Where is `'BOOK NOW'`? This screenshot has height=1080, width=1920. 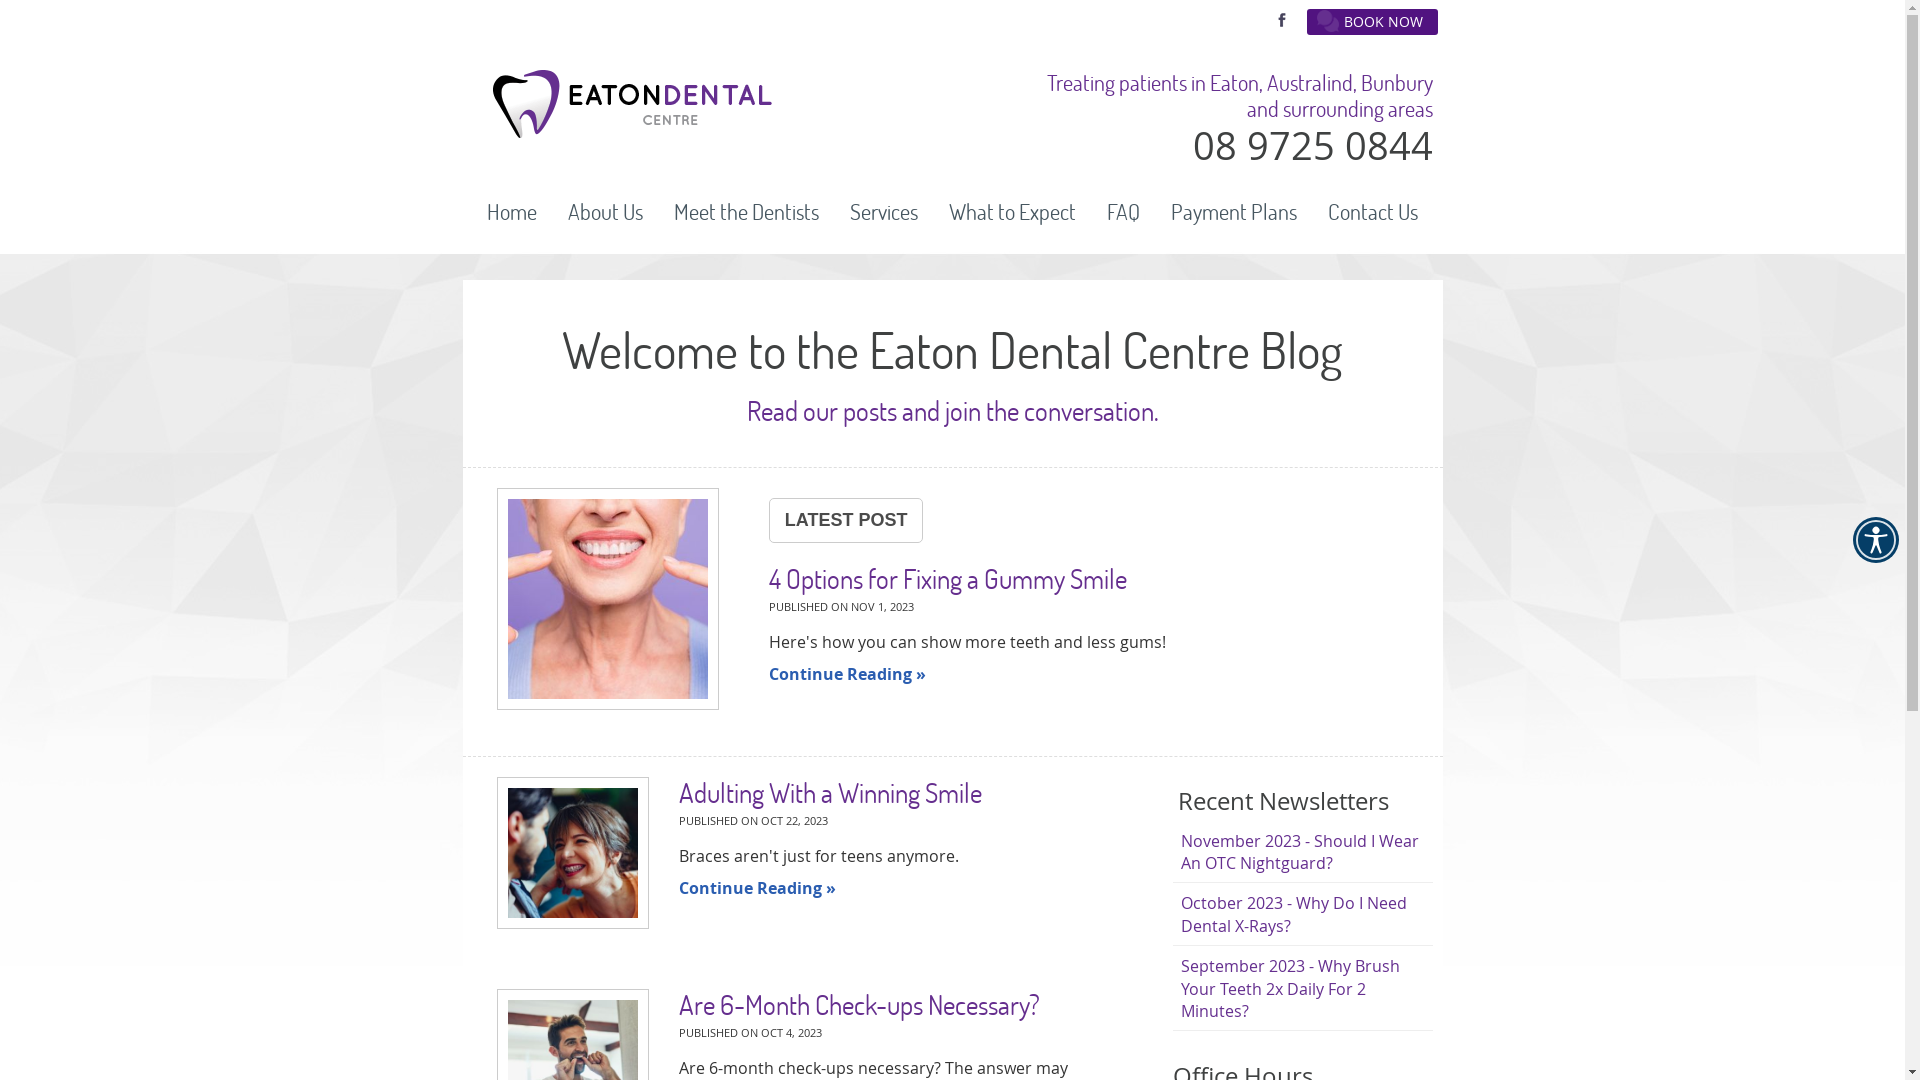 'BOOK NOW' is located at coordinates (1370, 22).